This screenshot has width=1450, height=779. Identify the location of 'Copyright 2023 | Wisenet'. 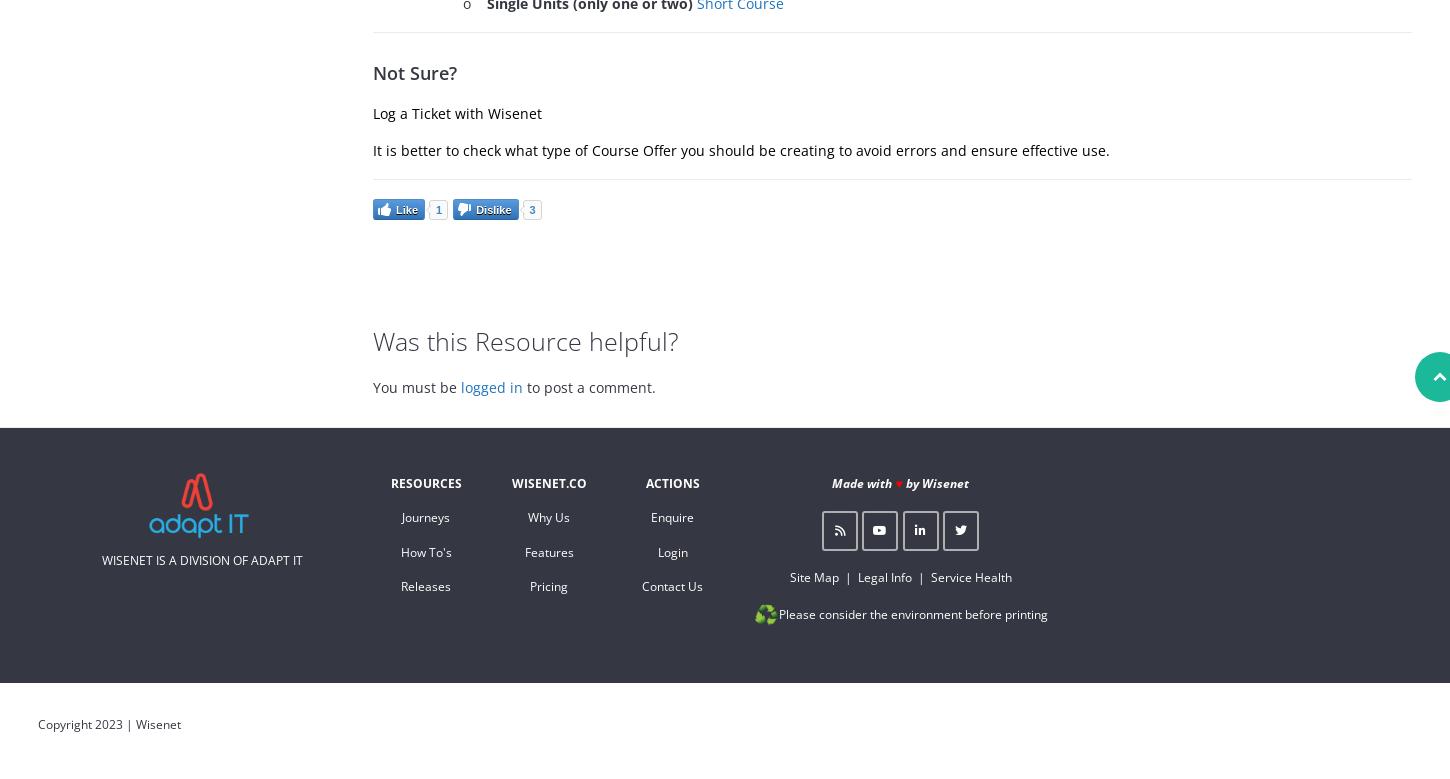
(109, 723).